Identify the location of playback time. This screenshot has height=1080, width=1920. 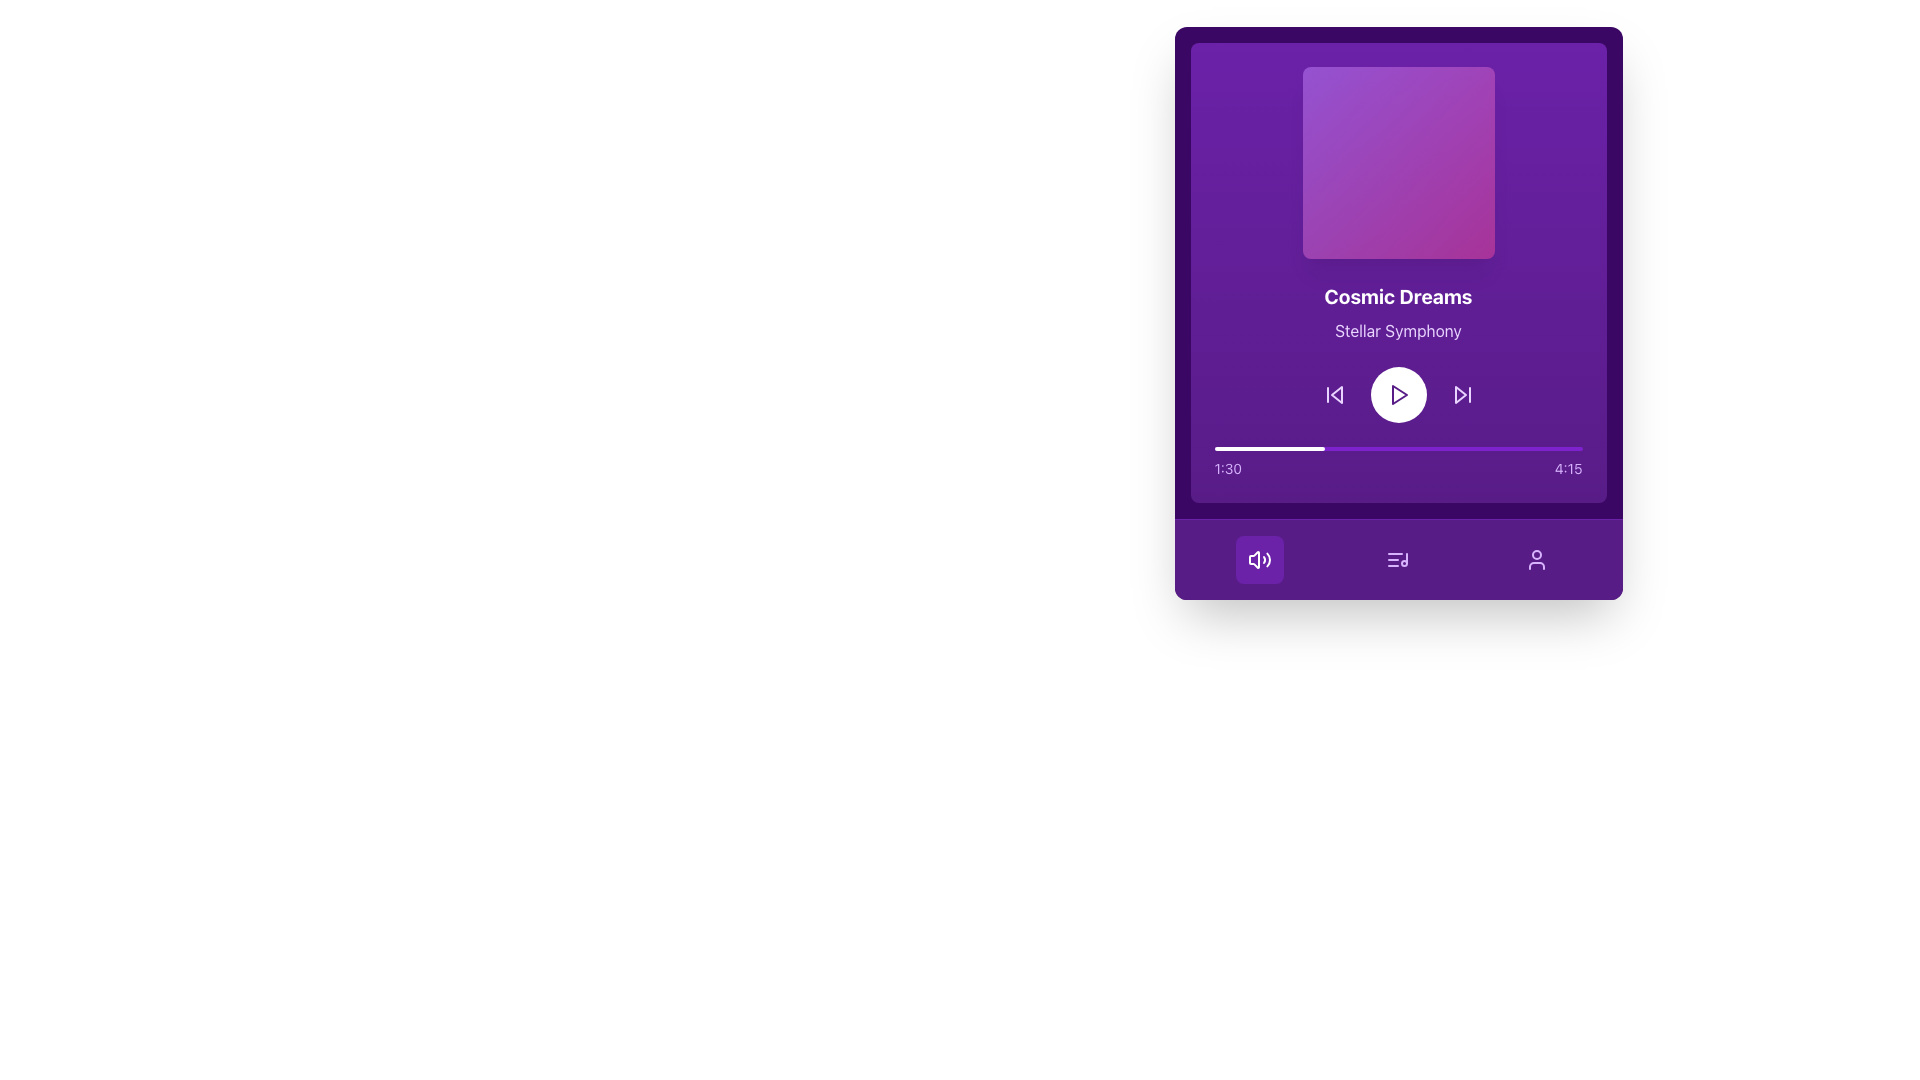
(1231, 447).